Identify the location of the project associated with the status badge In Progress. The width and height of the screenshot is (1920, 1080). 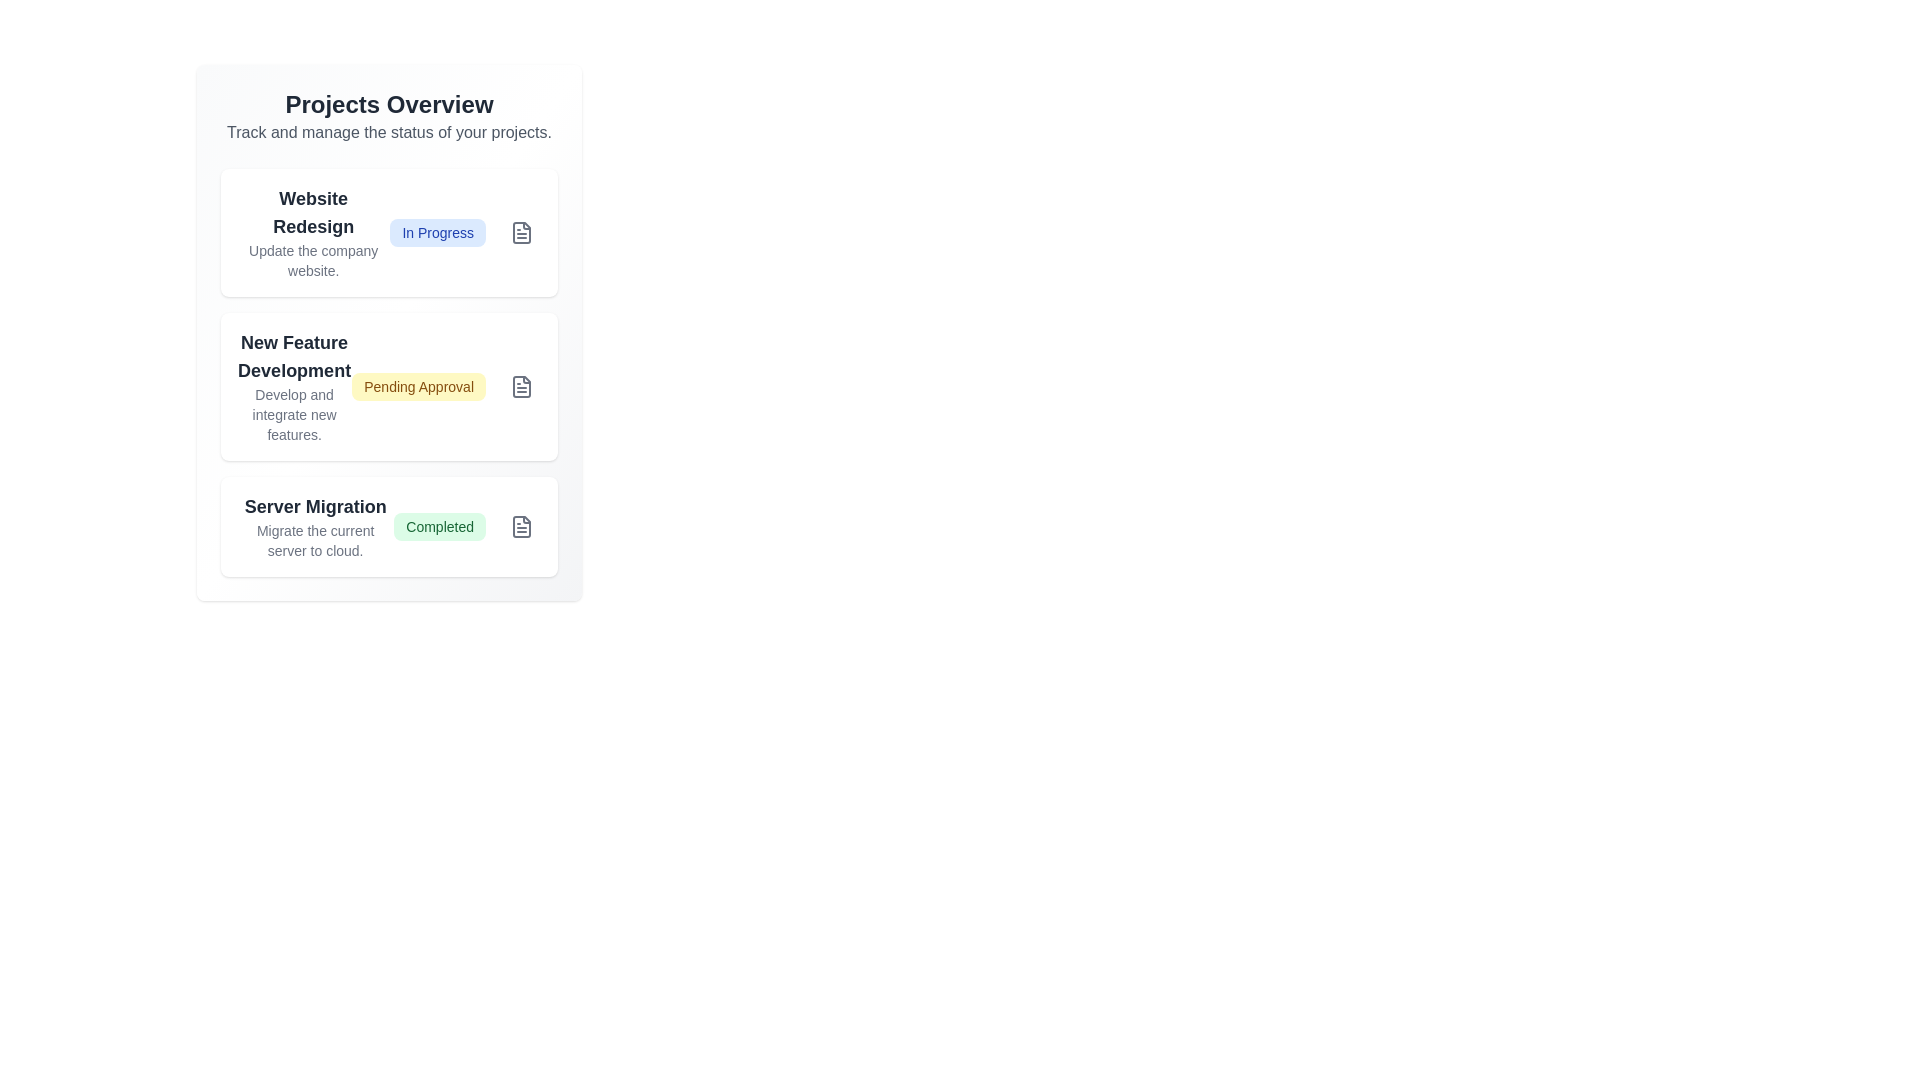
(436, 231).